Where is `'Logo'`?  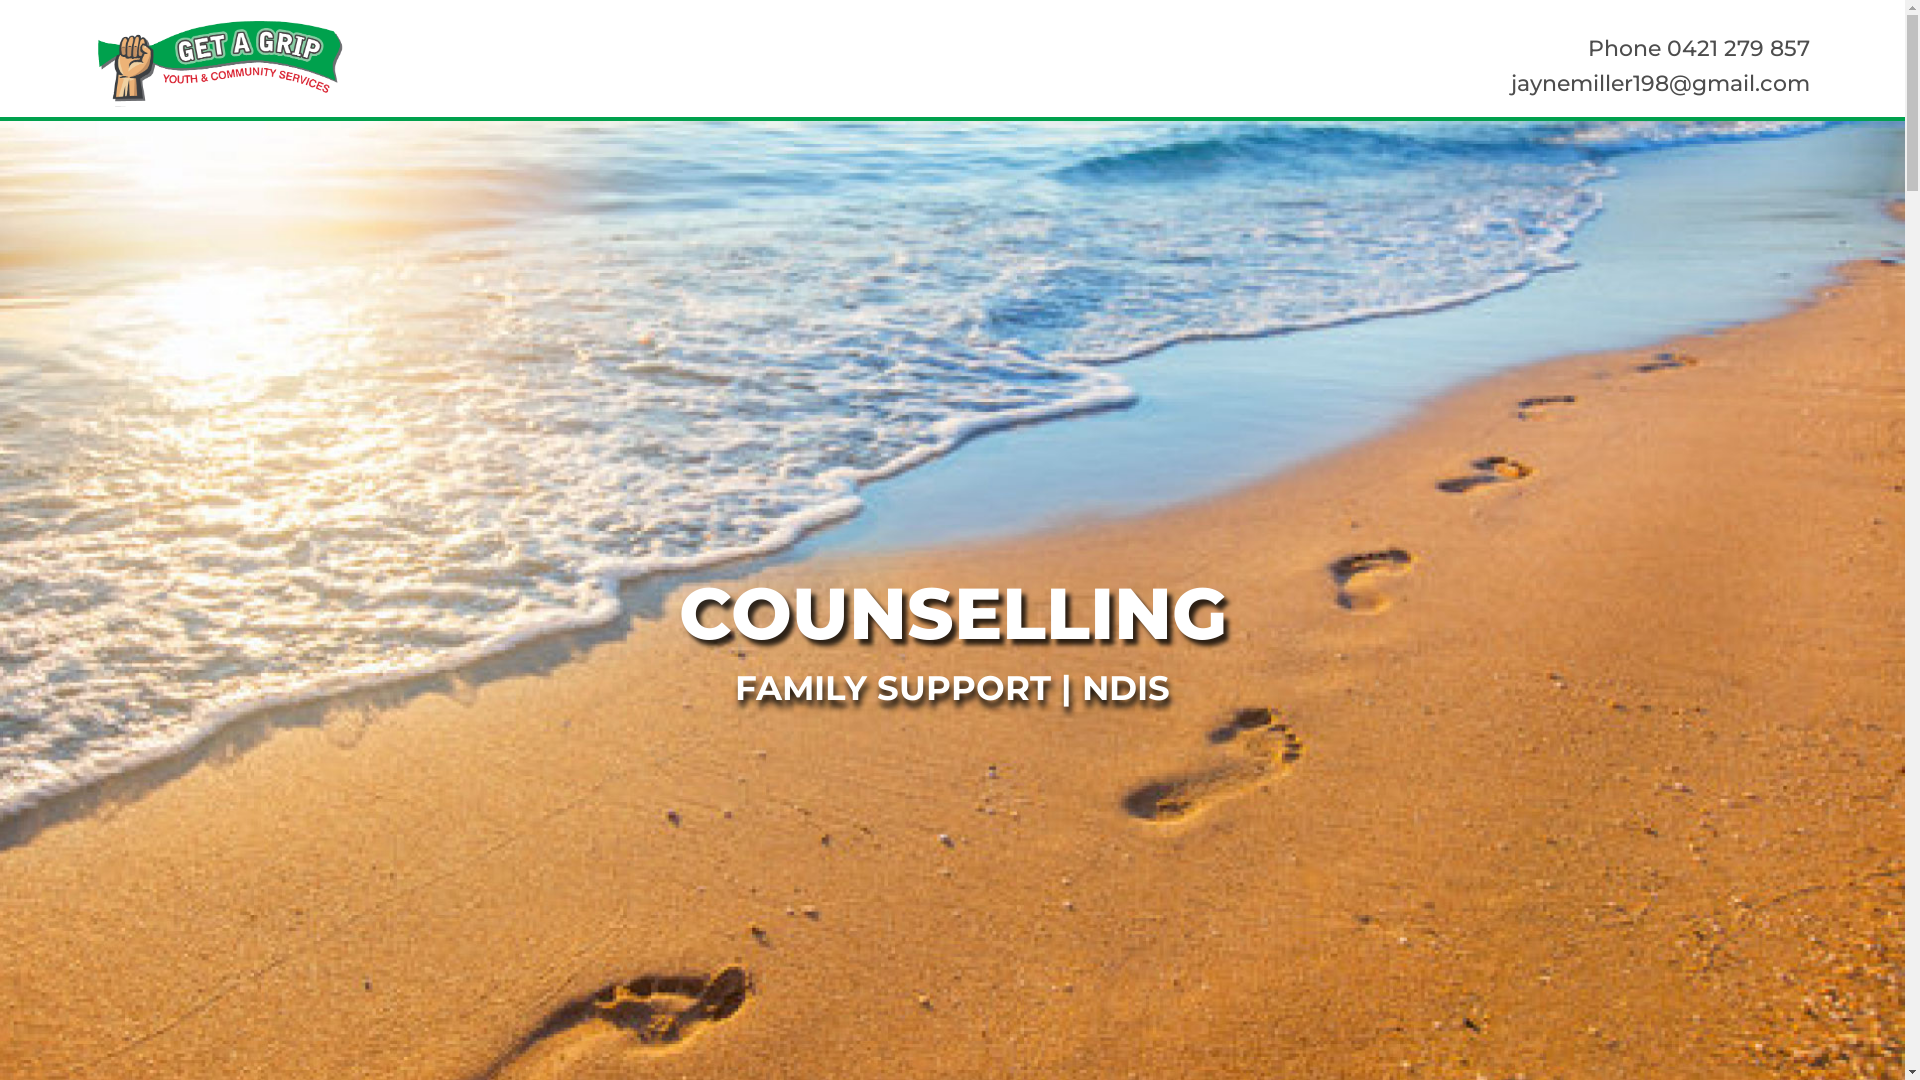
'Logo' is located at coordinates (220, 60).